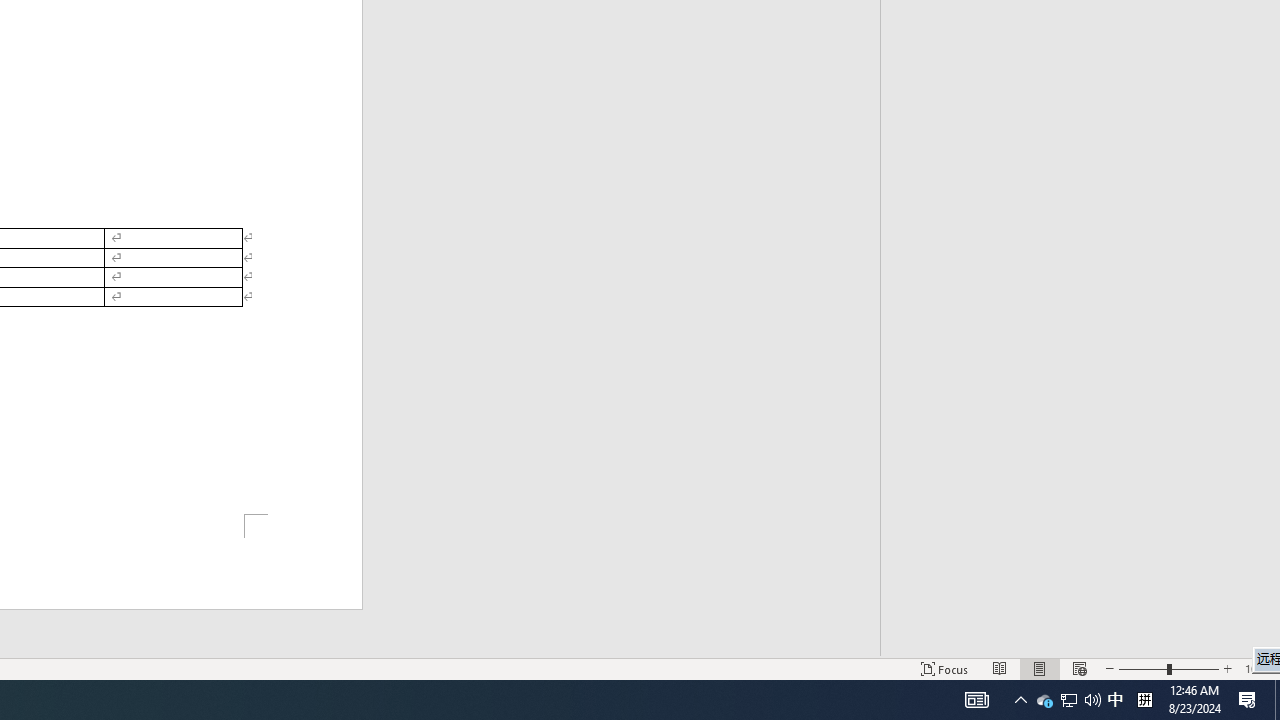 The width and height of the screenshot is (1280, 720). Describe the element at coordinates (1143, 669) in the screenshot. I see `'Zoom Out'` at that location.